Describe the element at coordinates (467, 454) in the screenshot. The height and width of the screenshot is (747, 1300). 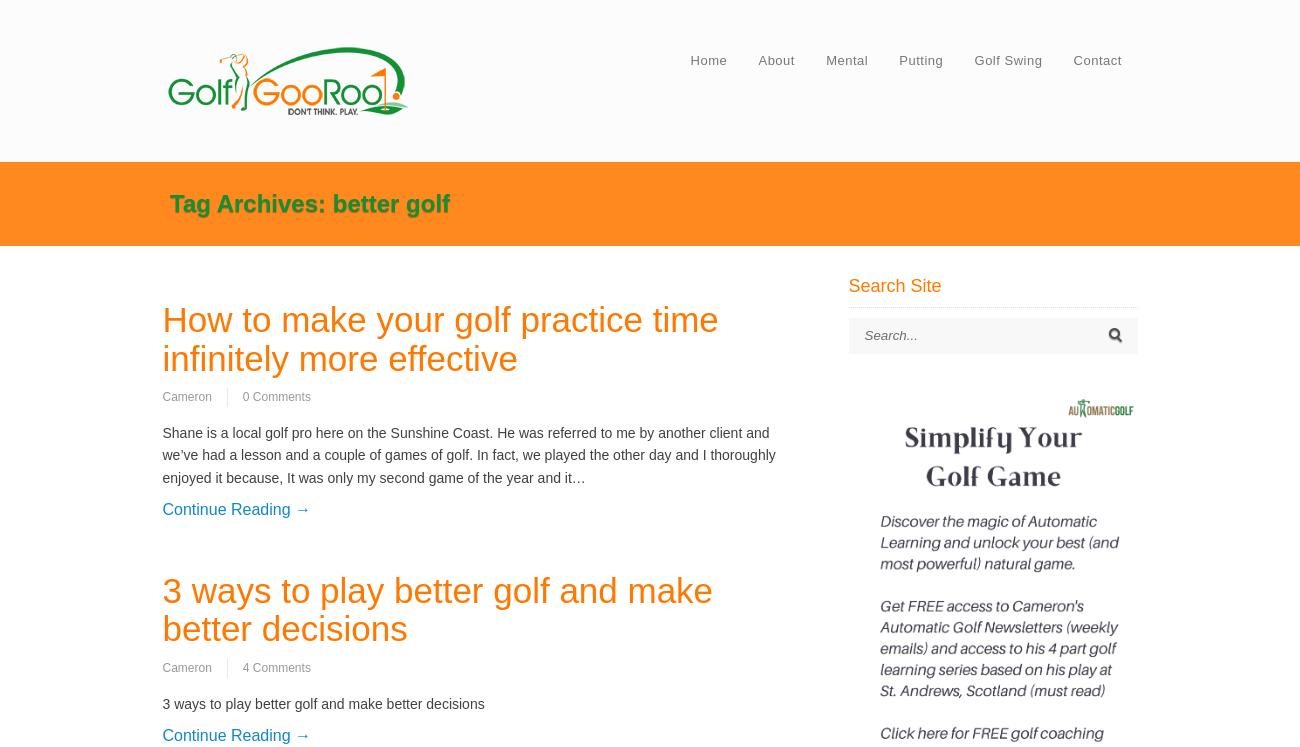
I see `'Shane is a local golf pro here on the Sunshine Coast. He was referred to me by another client and we’ve had a lesson and a couple of games of golf. In fact, we played the other day and I thoroughly enjoyed it because, It was only my second game of the year and it…'` at that location.